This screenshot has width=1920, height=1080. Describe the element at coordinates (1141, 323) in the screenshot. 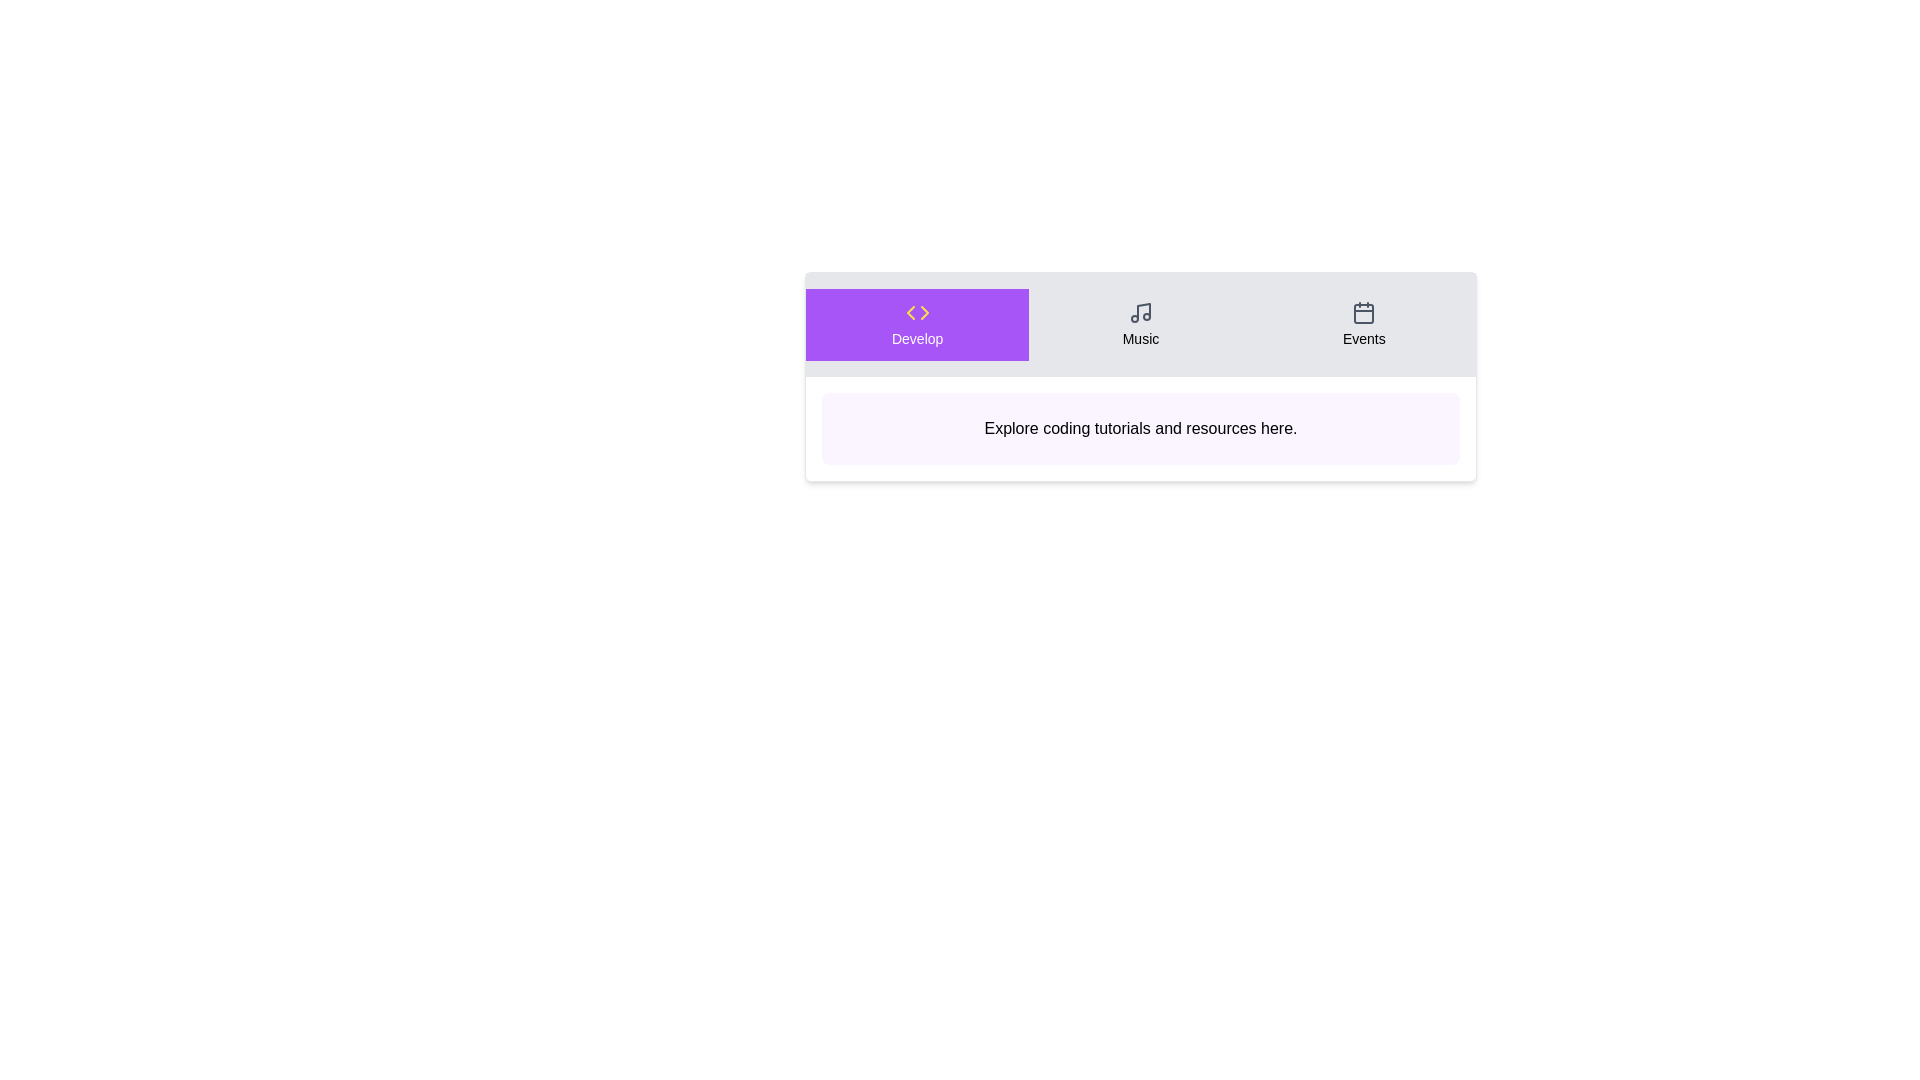

I see `the Music tab` at that location.